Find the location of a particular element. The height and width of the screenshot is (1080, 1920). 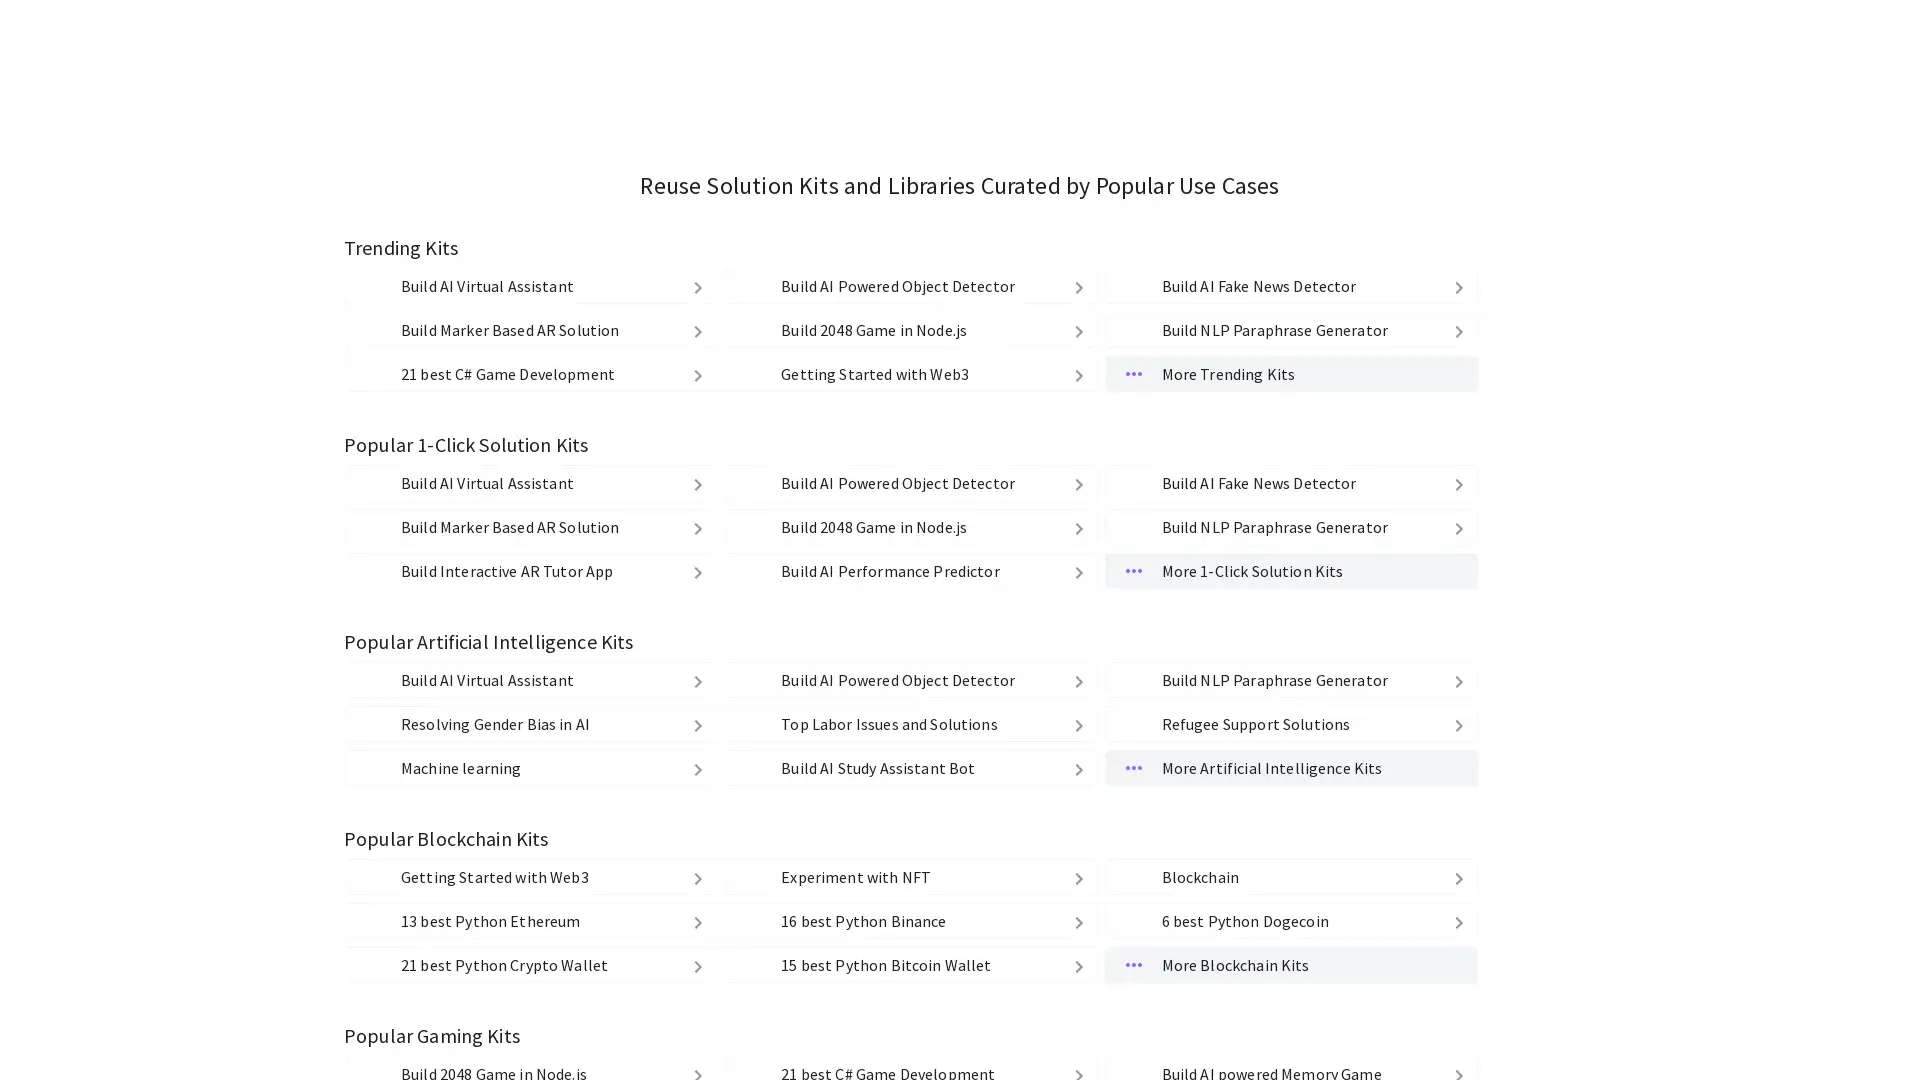

getting-started-with-web3 Getting Started with Web3 is located at coordinates (909, 874).